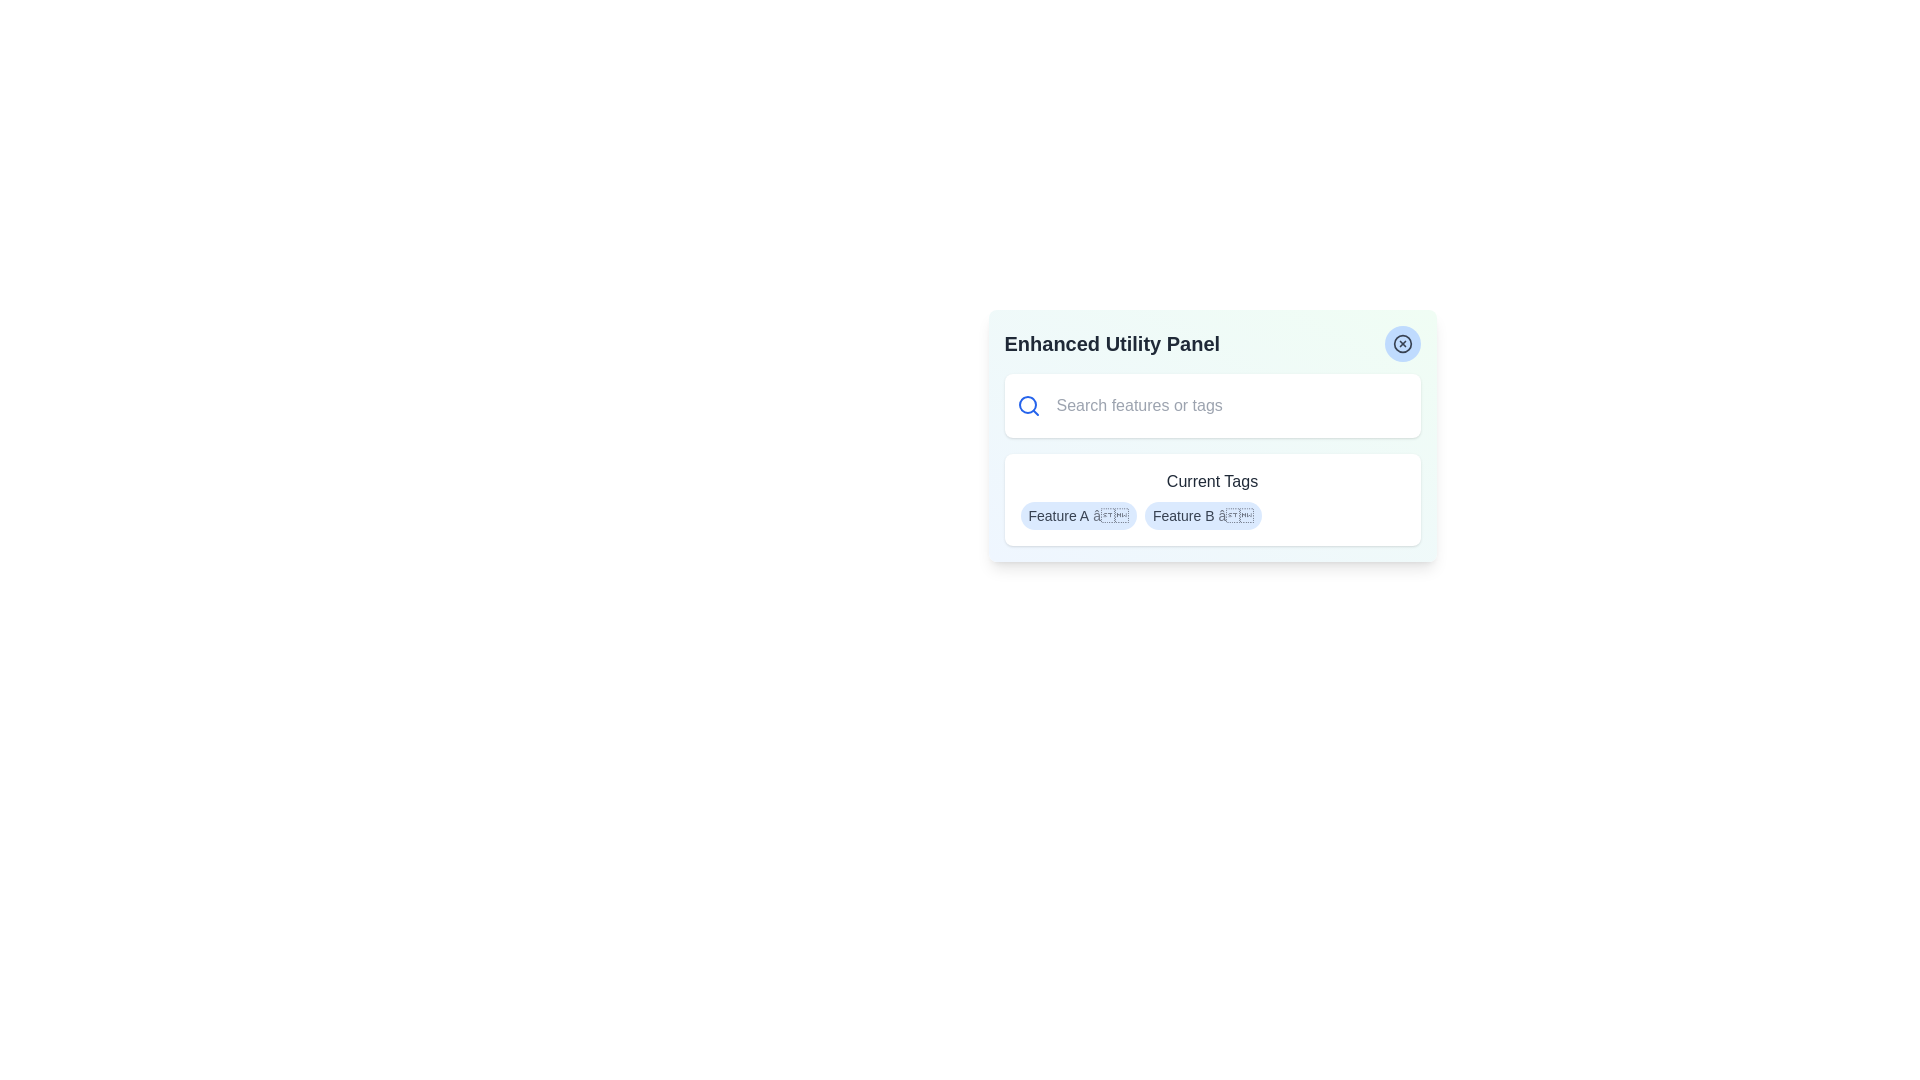 This screenshot has width=1920, height=1080. What do you see at coordinates (1235, 515) in the screenshot?
I see `the close button associated with the 'Feature B' tag` at bounding box center [1235, 515].